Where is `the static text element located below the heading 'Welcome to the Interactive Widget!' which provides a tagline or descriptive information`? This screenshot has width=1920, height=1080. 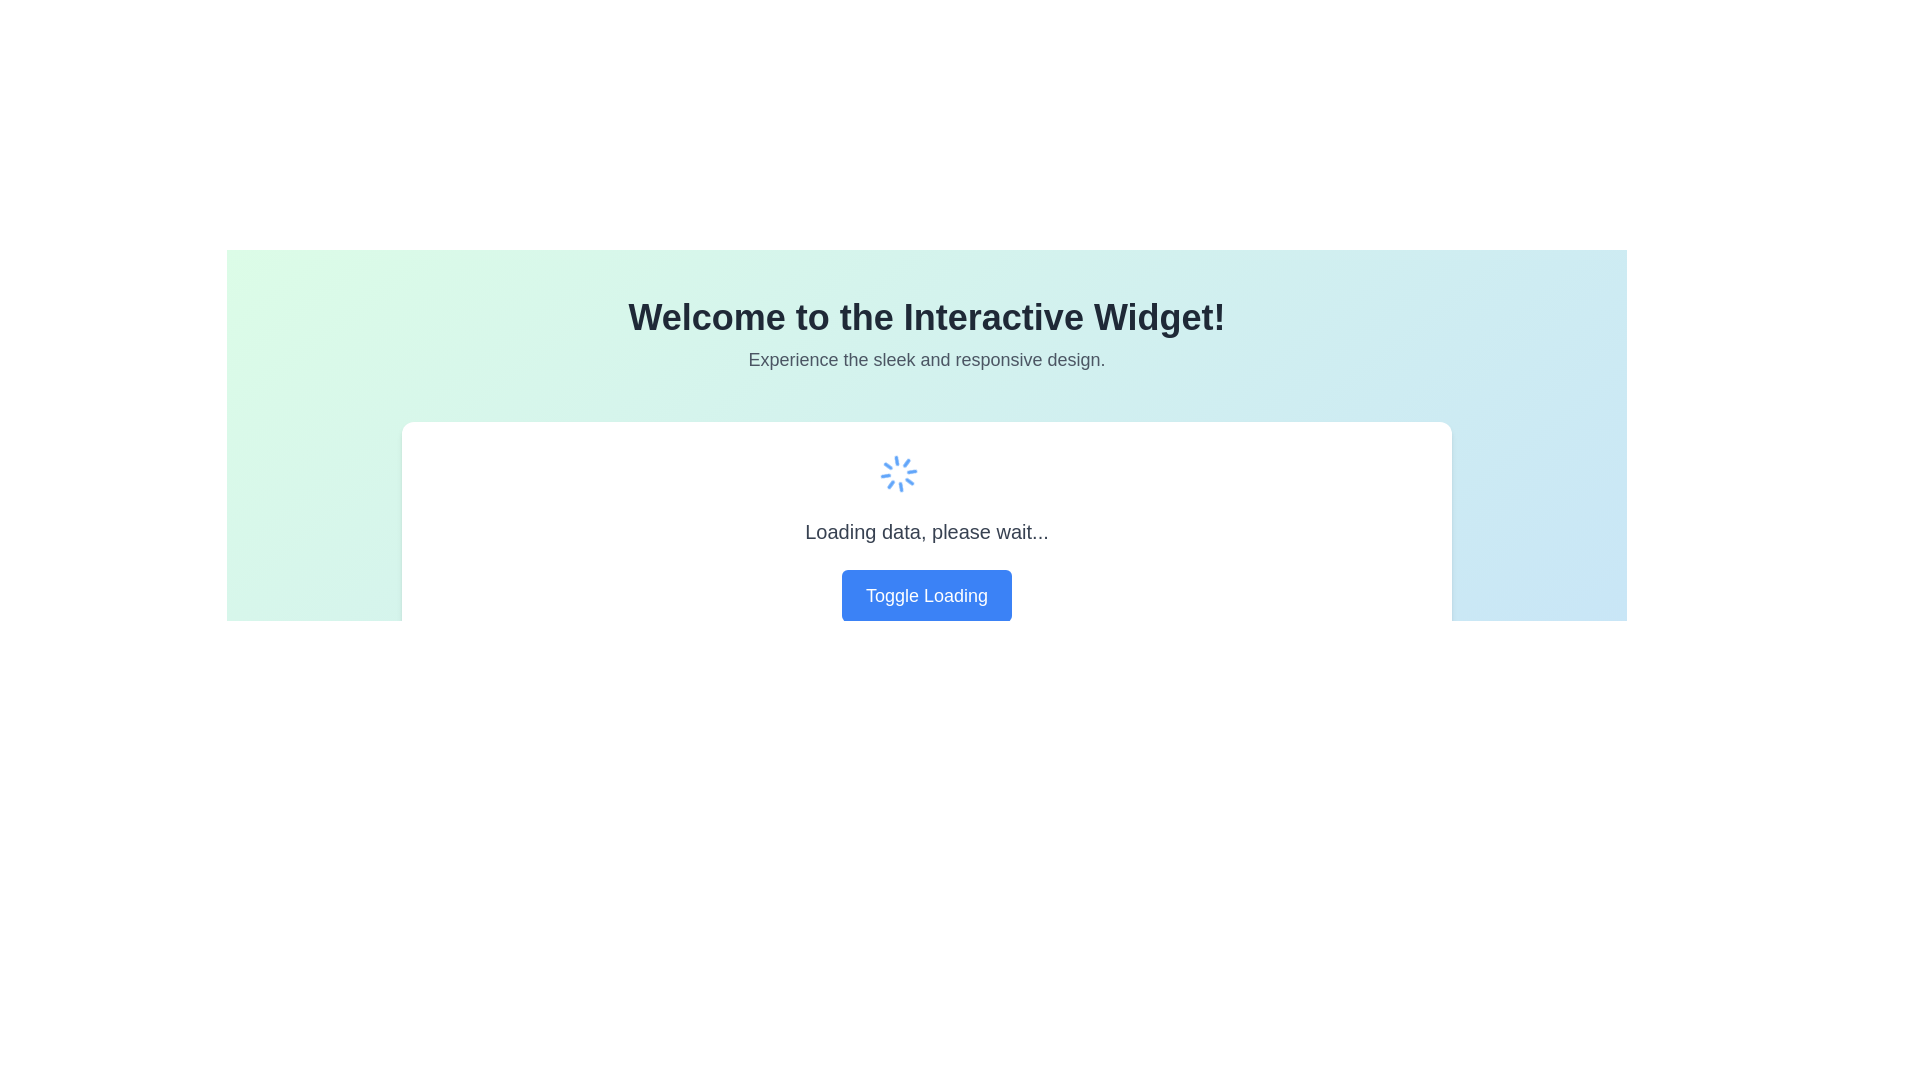
the static text element located below the heading 'Welcome to the Interactive Widget!' which provides a tagline or descriptive information is located at coordinates (925, 358).